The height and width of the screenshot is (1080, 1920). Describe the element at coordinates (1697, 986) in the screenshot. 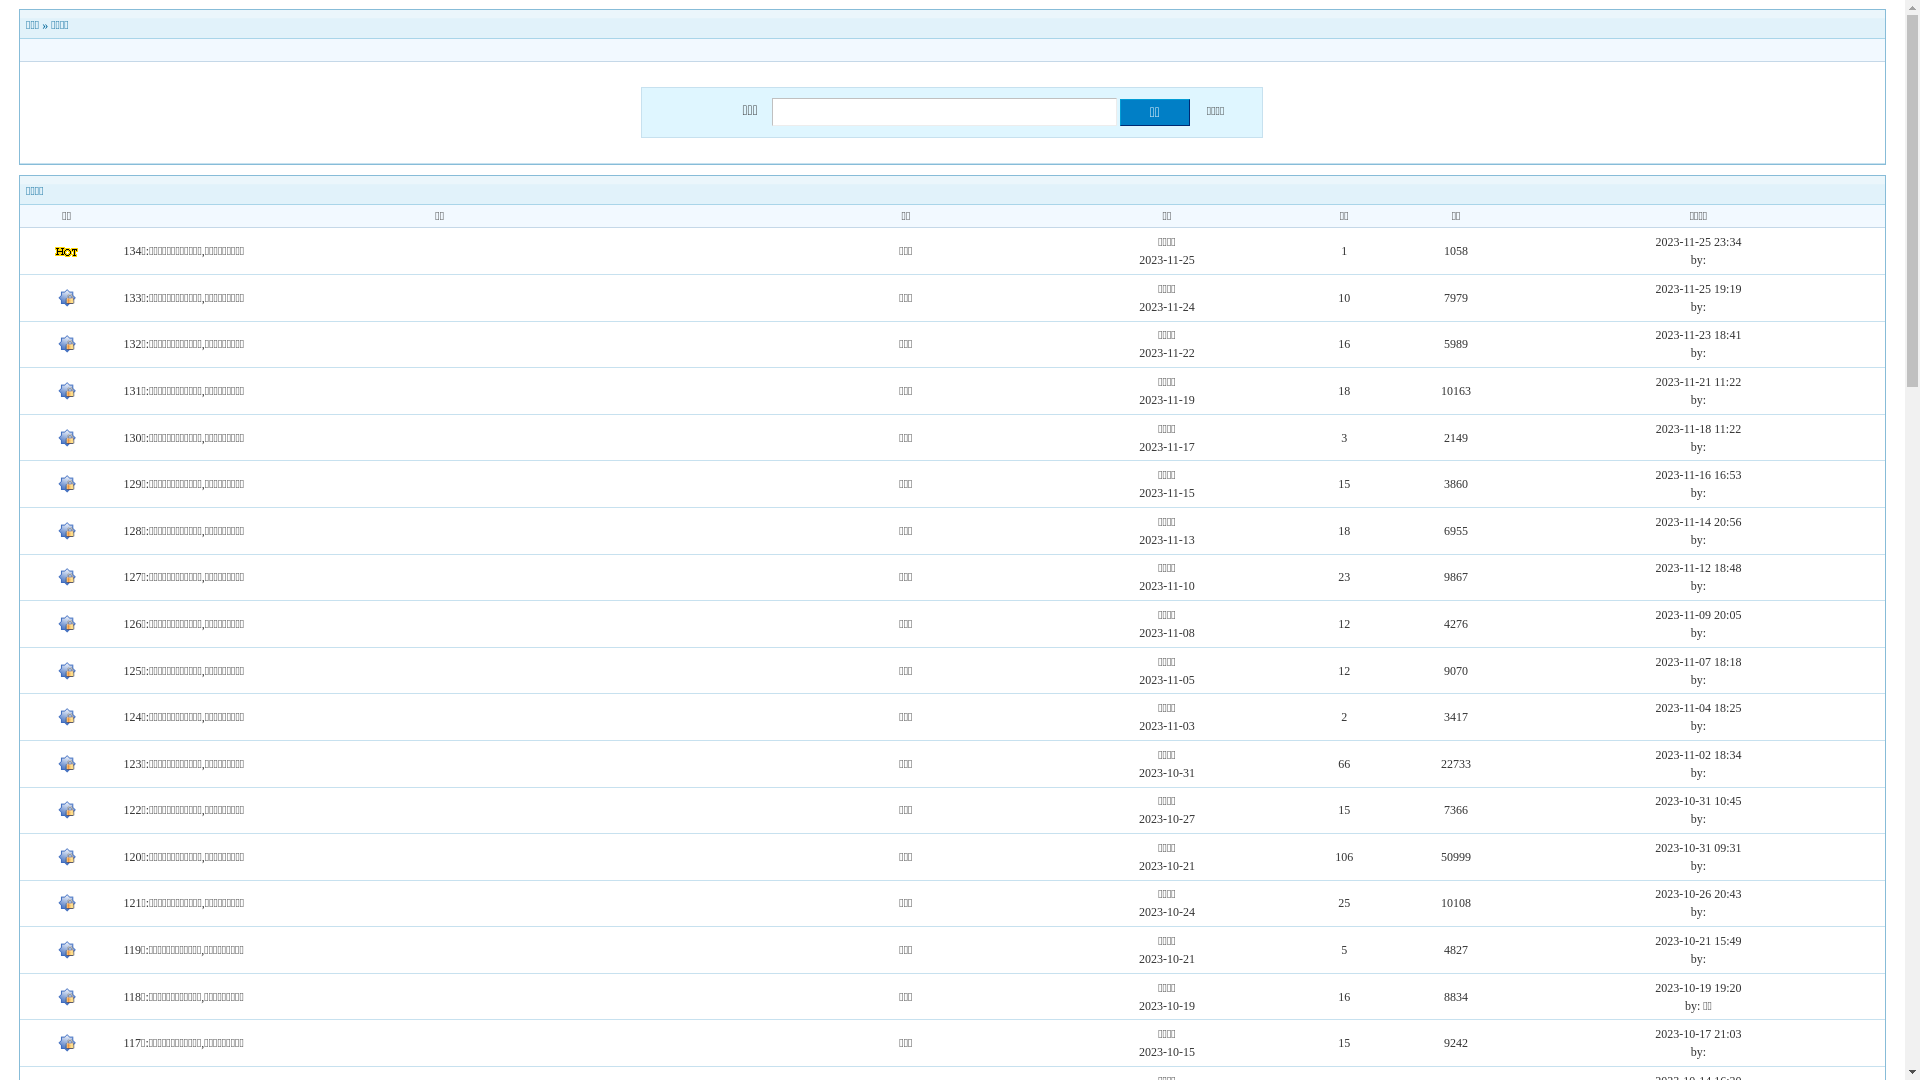

I see `'2023-10-19 19:20'` at that location.